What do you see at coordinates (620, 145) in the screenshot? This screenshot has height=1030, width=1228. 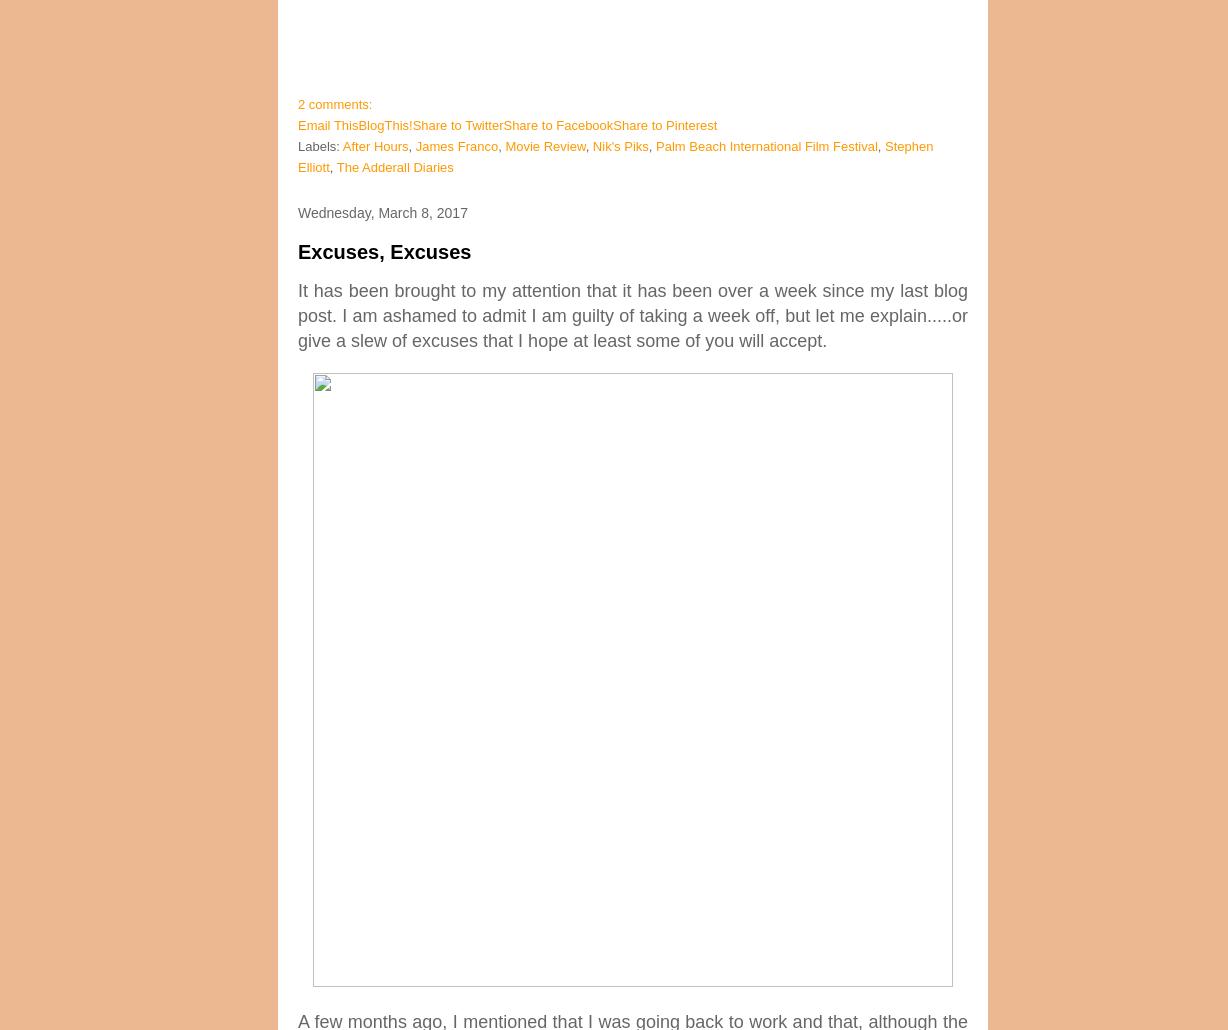 I see `'Nik's Piks'` at bounding box center [620, 145].